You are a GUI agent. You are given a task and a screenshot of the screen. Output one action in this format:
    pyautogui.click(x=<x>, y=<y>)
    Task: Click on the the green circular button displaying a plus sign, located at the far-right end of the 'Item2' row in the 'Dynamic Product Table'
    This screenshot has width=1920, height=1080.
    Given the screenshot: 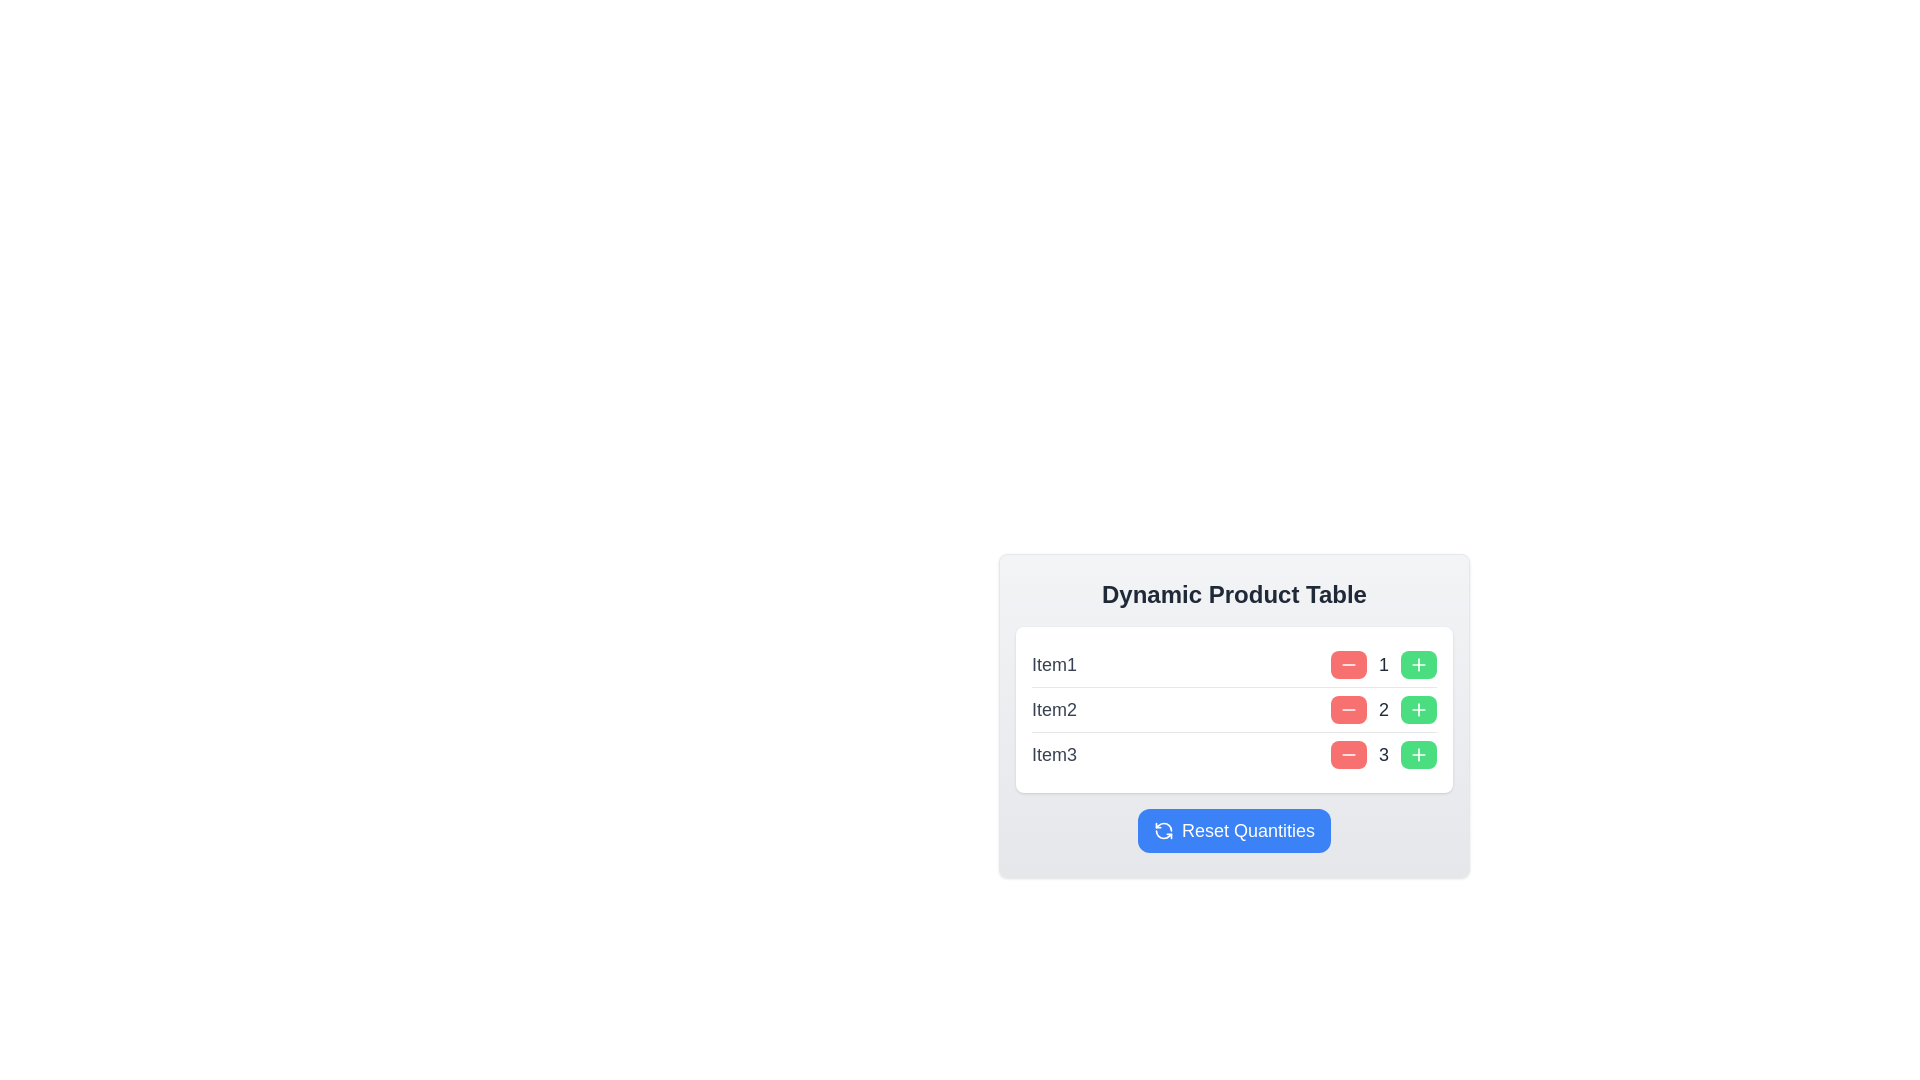 What is the action you would take?
    pyautogui.click(x=1418, y=708)
    